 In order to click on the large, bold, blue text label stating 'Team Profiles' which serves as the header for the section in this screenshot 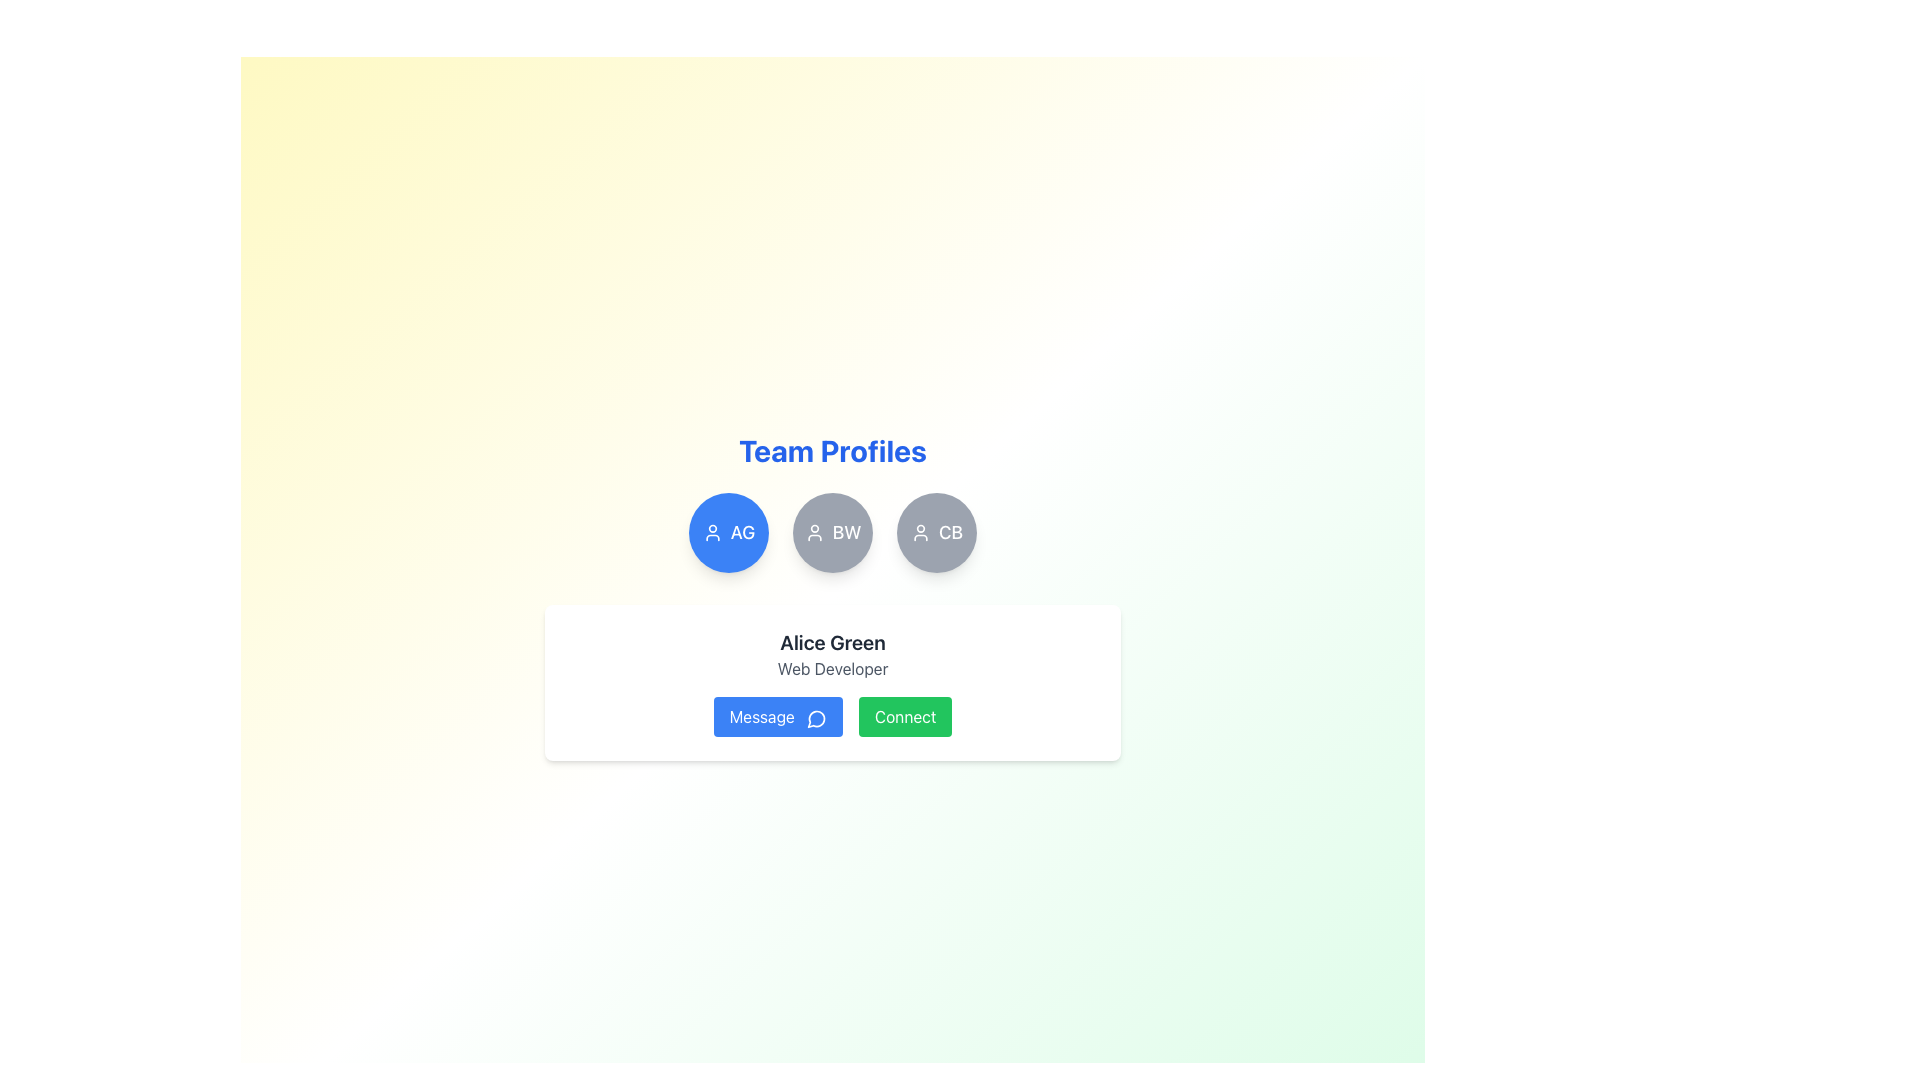, I will do `click(833, 451)`.